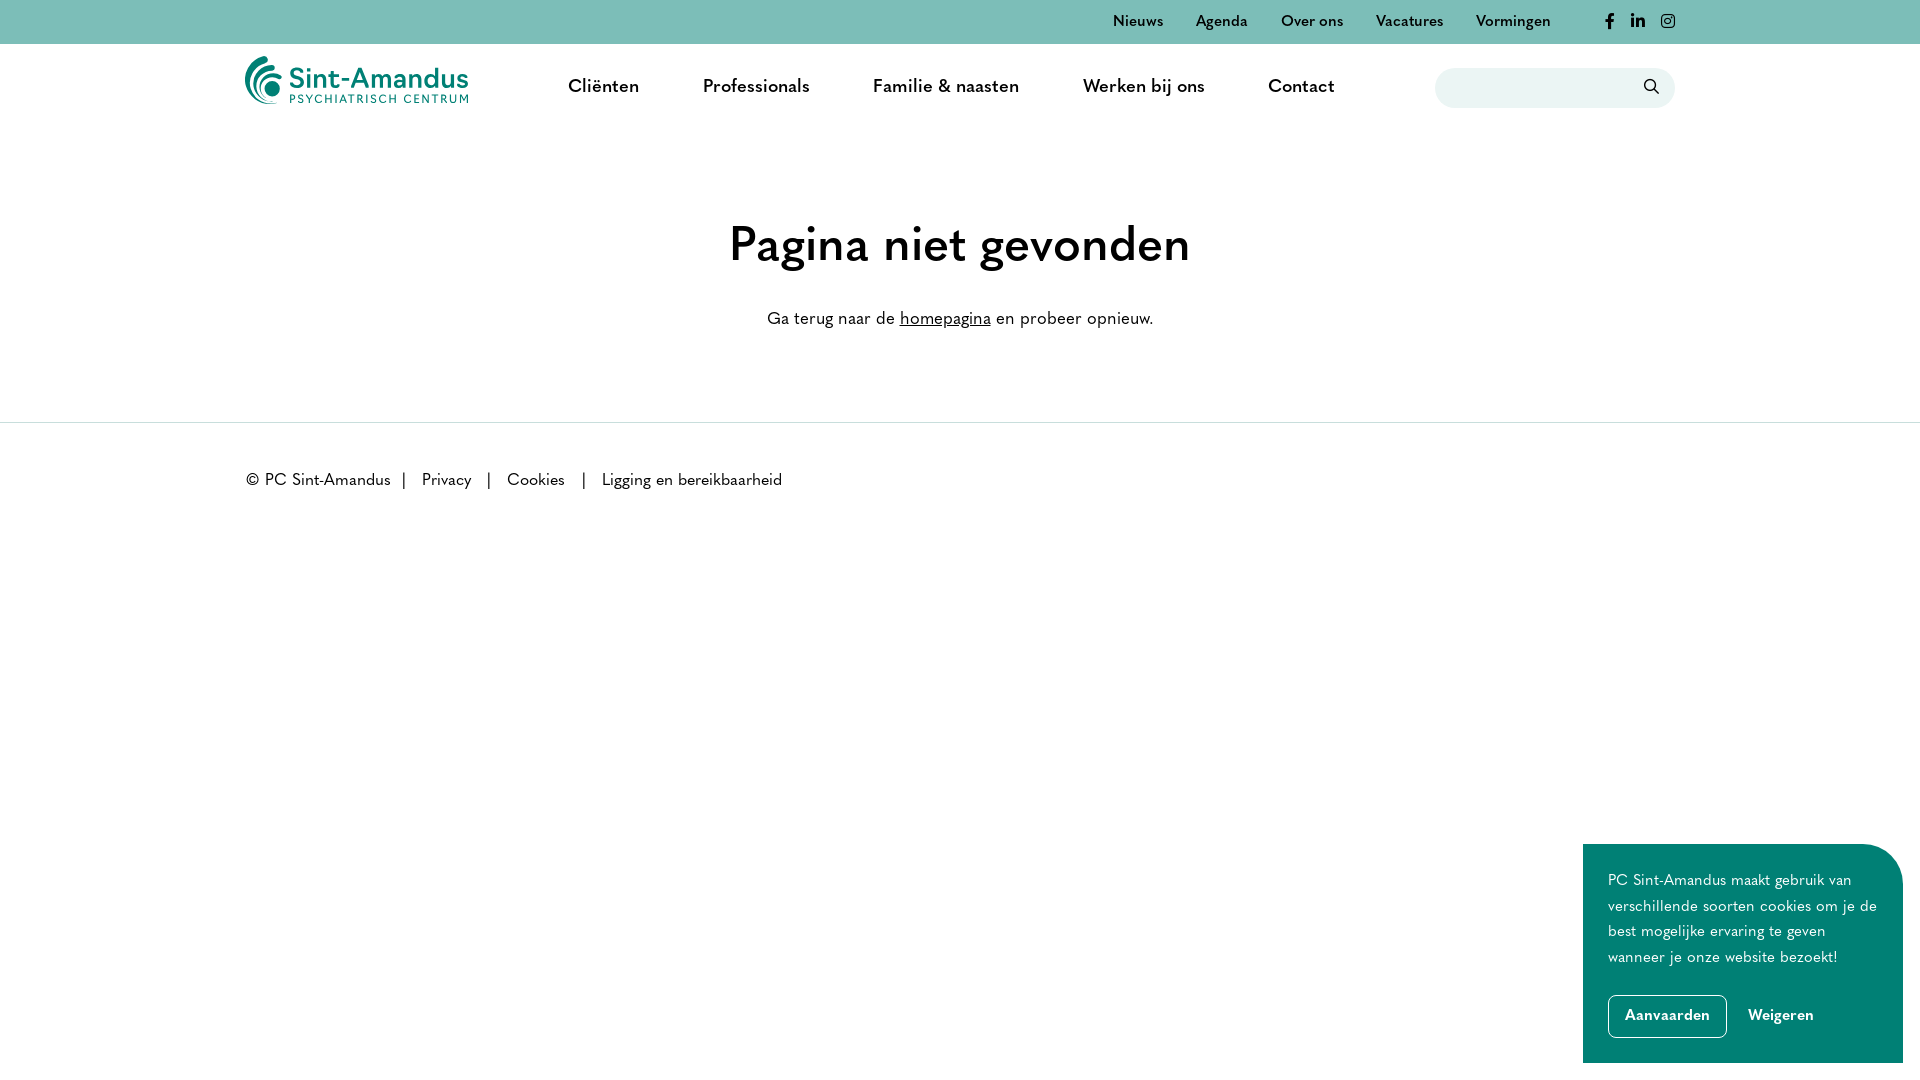 This screenshot has width=1920, height=1080. Describe the element at coordinates (1780, 1017) in the screenshot. I see `'Weigeren'` at that location.